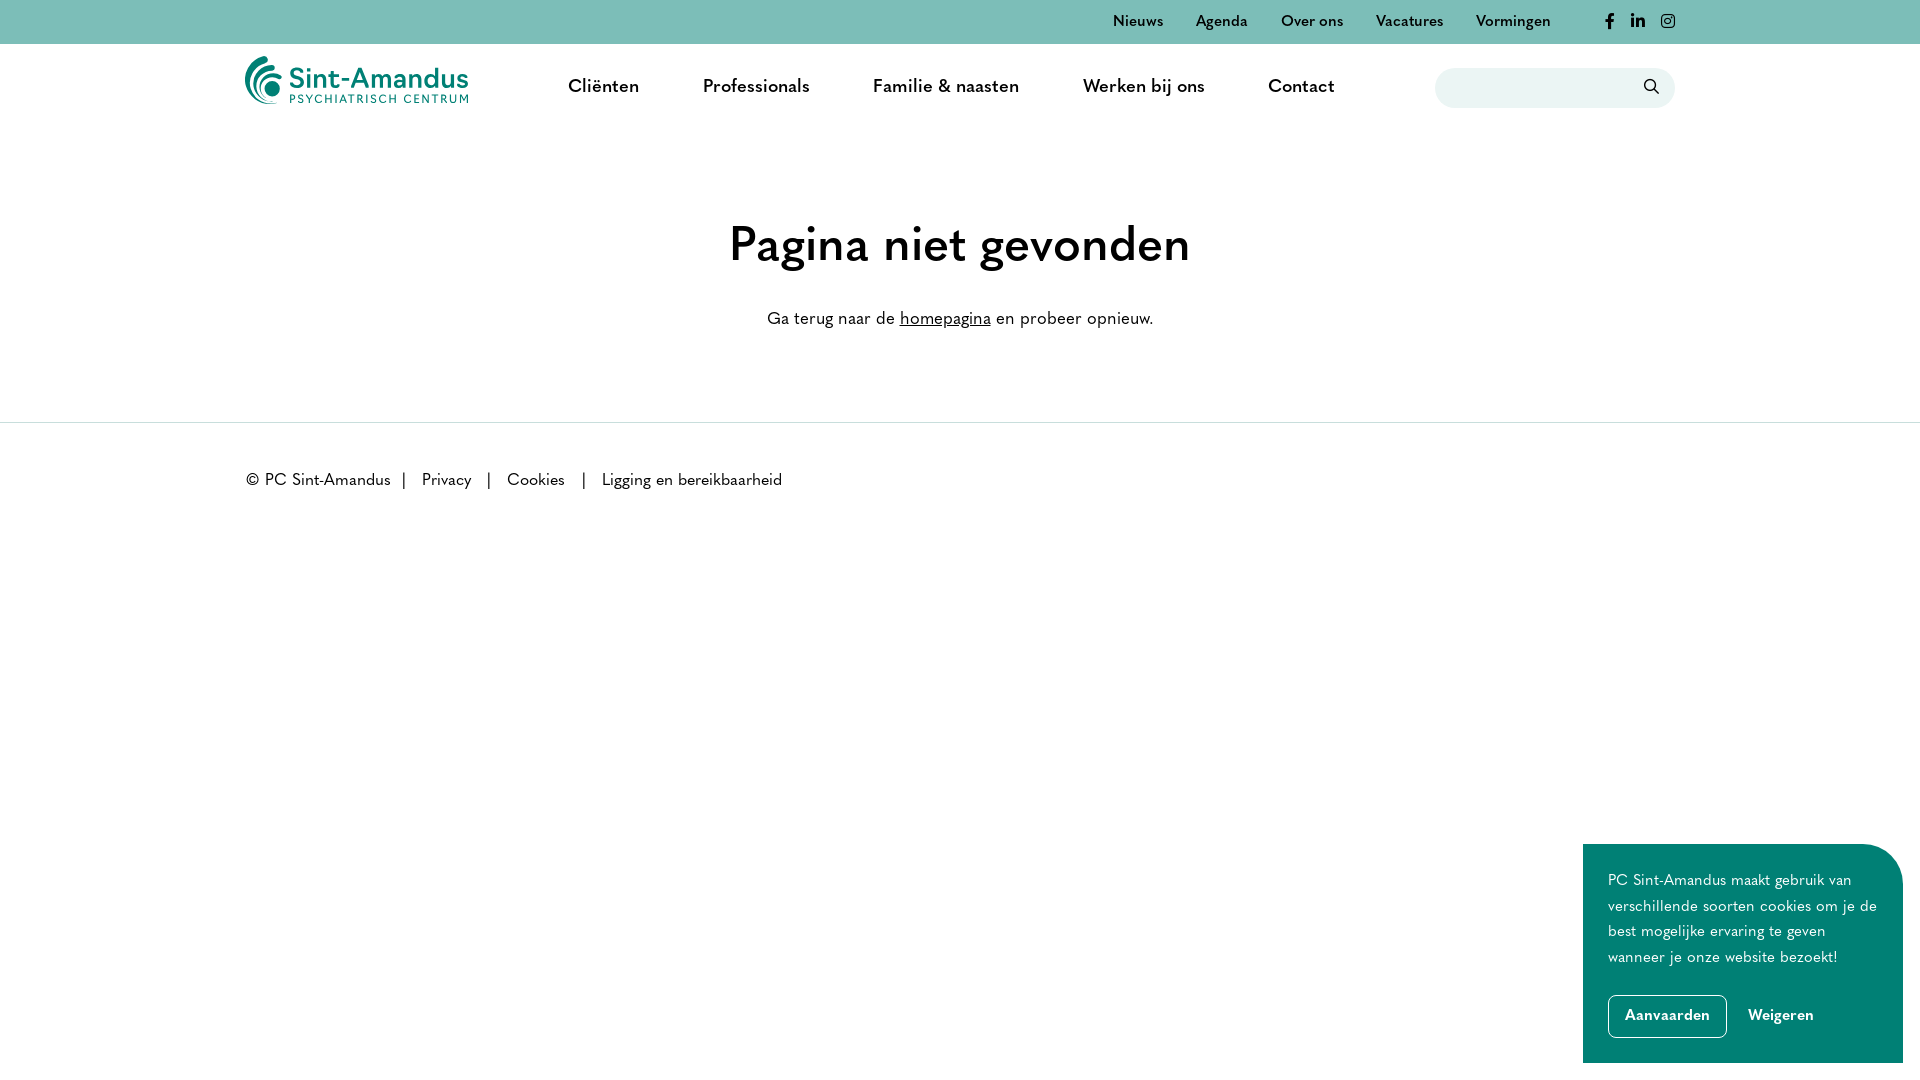 This screenshot has width=1920, height=1080. Describe the element at coordinates (1780, 1017) in the screenshot. I see `'Weigeren'` at that location.